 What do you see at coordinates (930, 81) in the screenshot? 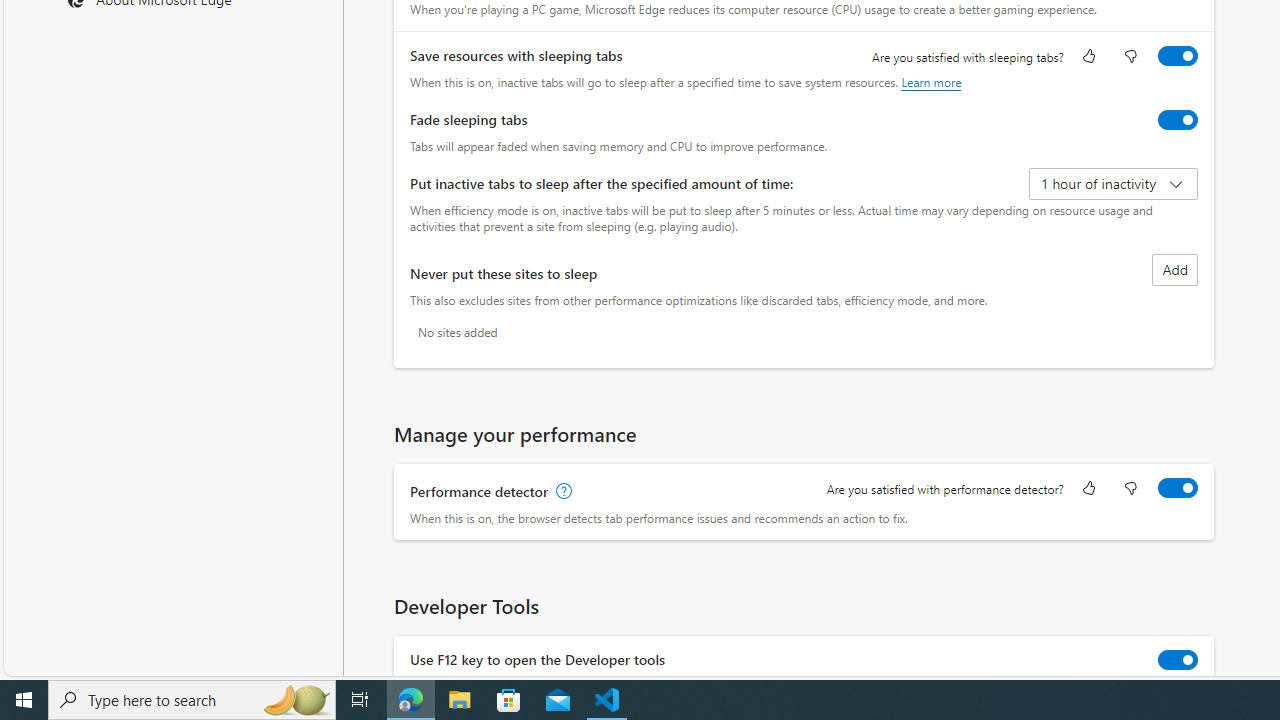
I see `'Learn more'` at bounding box center [930, 81].